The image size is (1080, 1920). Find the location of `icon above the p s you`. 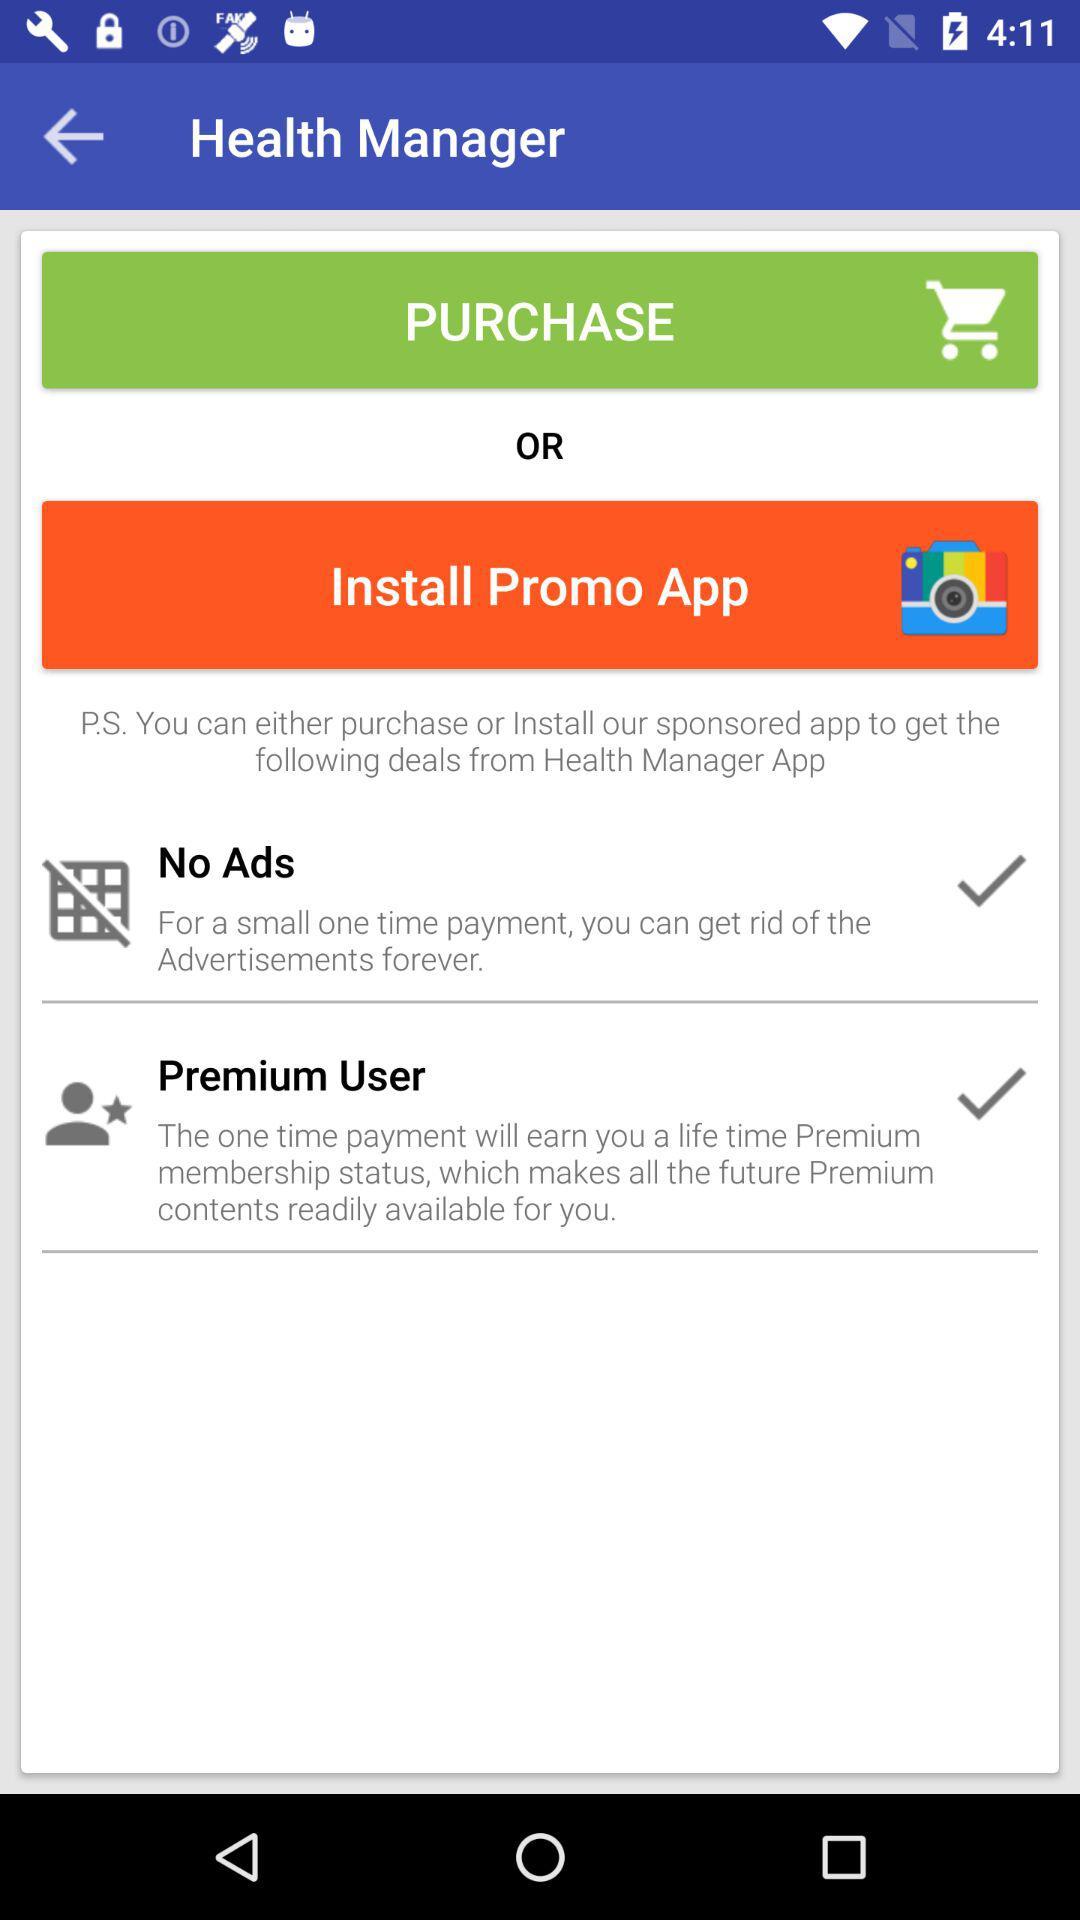

icon above the p s you is located at coordinates (72, 135).